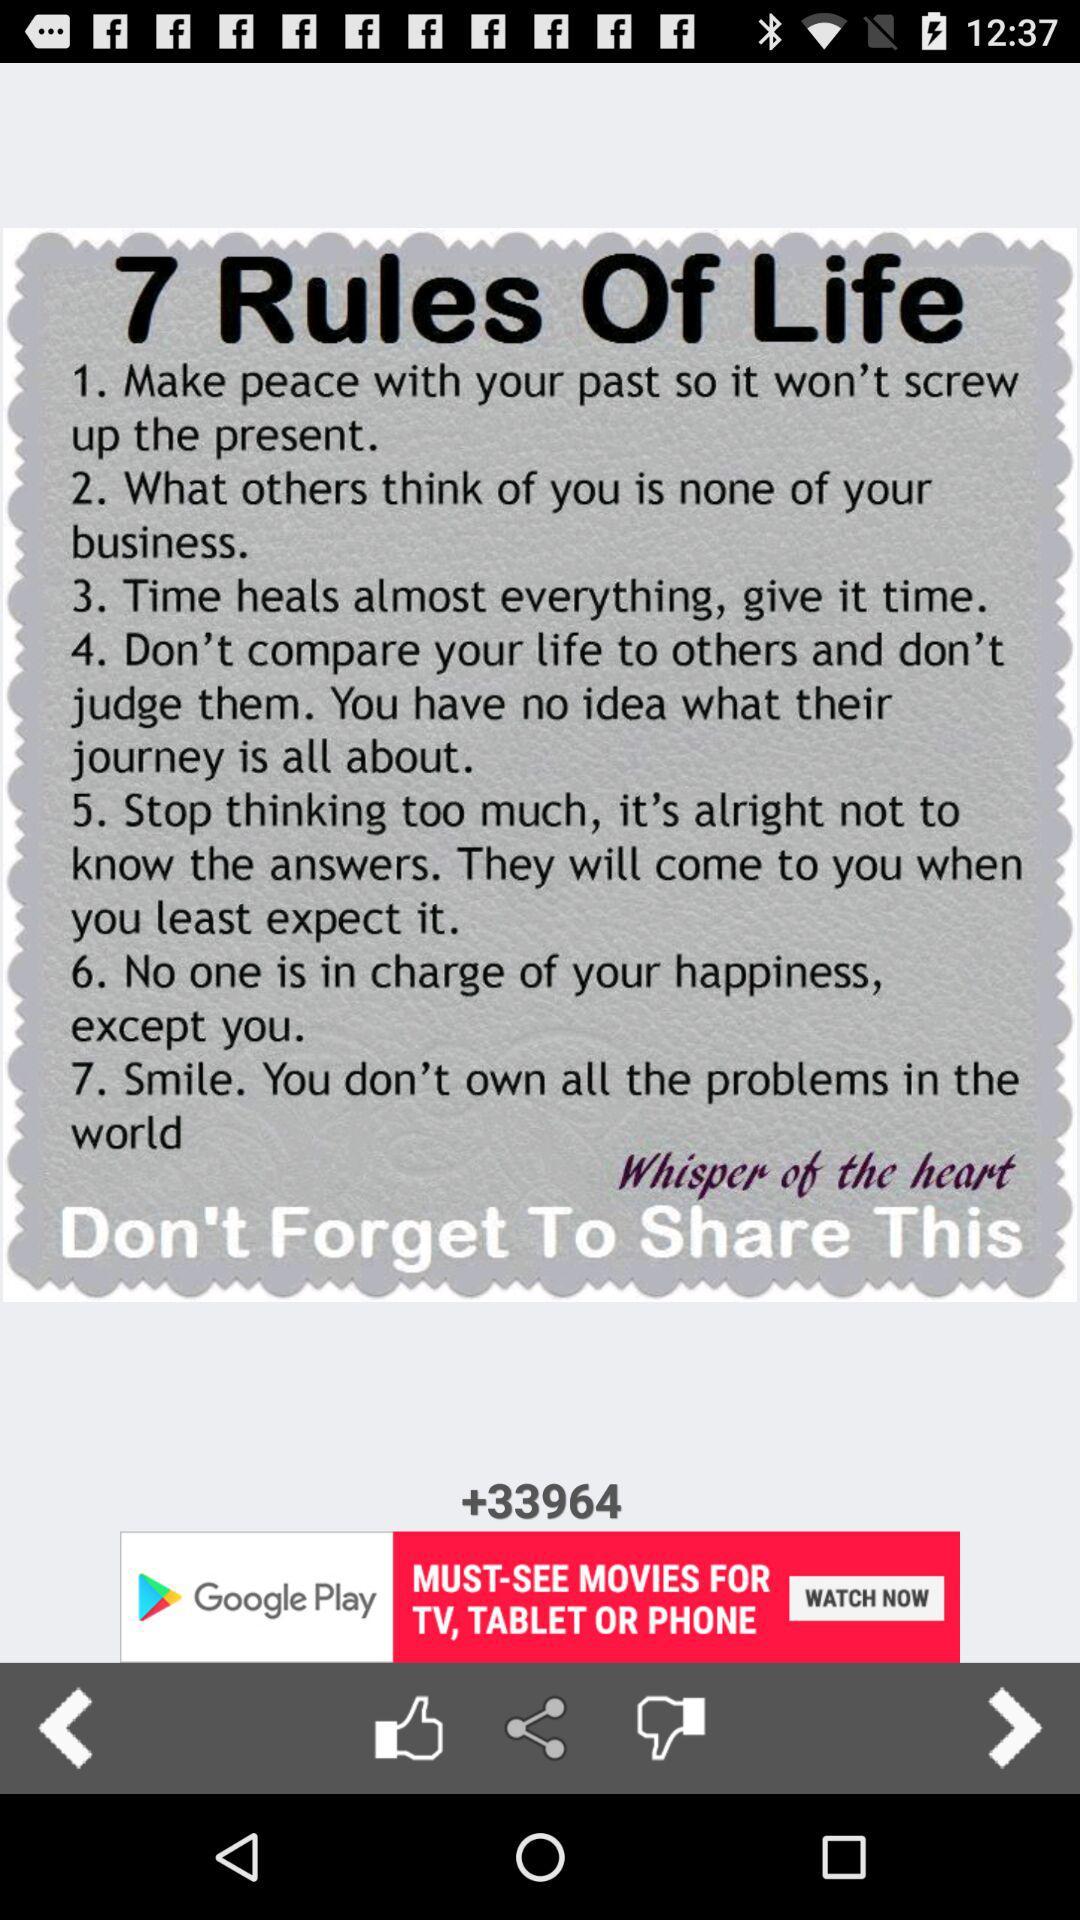 The image size is (1080, 1920). Describe the element at coordinates (407, 1727) in the screenshot. I see `like` at that location.